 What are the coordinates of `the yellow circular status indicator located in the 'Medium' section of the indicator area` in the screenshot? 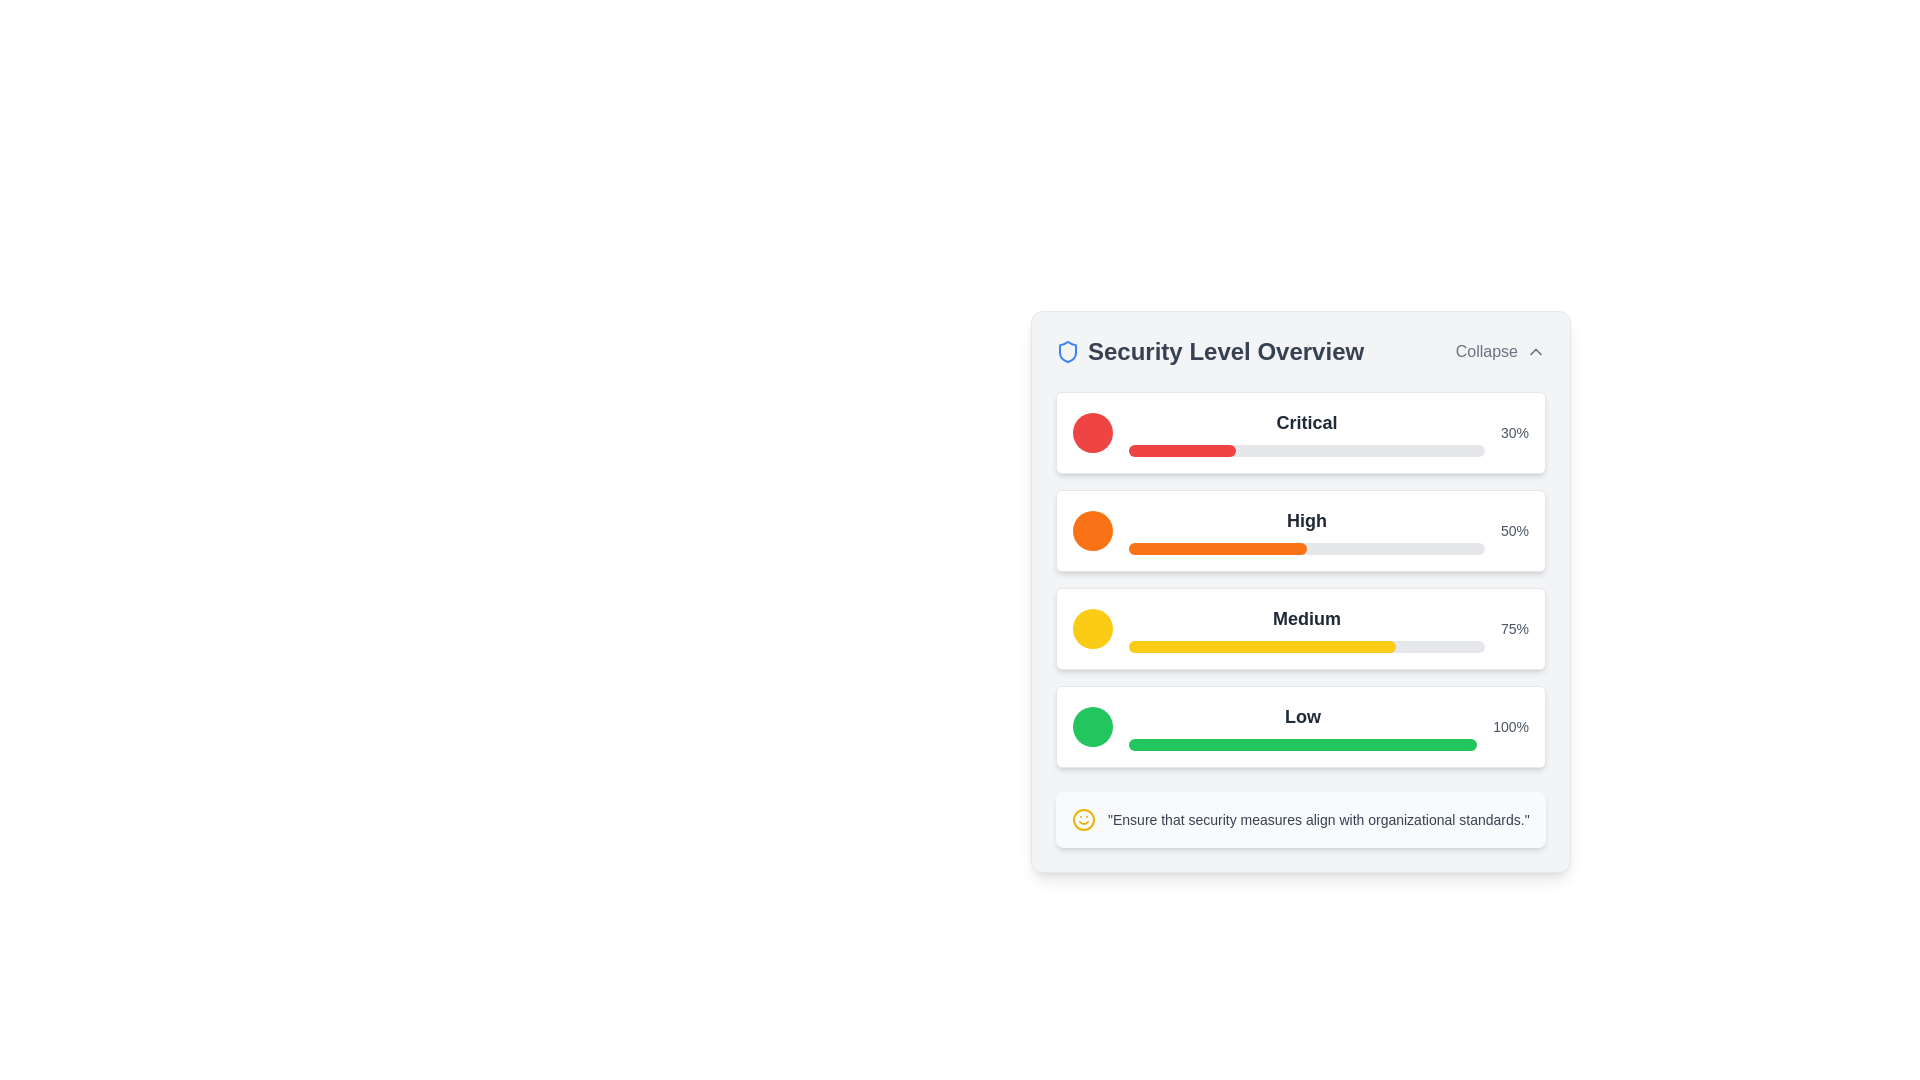 It's located at (1092, 627).